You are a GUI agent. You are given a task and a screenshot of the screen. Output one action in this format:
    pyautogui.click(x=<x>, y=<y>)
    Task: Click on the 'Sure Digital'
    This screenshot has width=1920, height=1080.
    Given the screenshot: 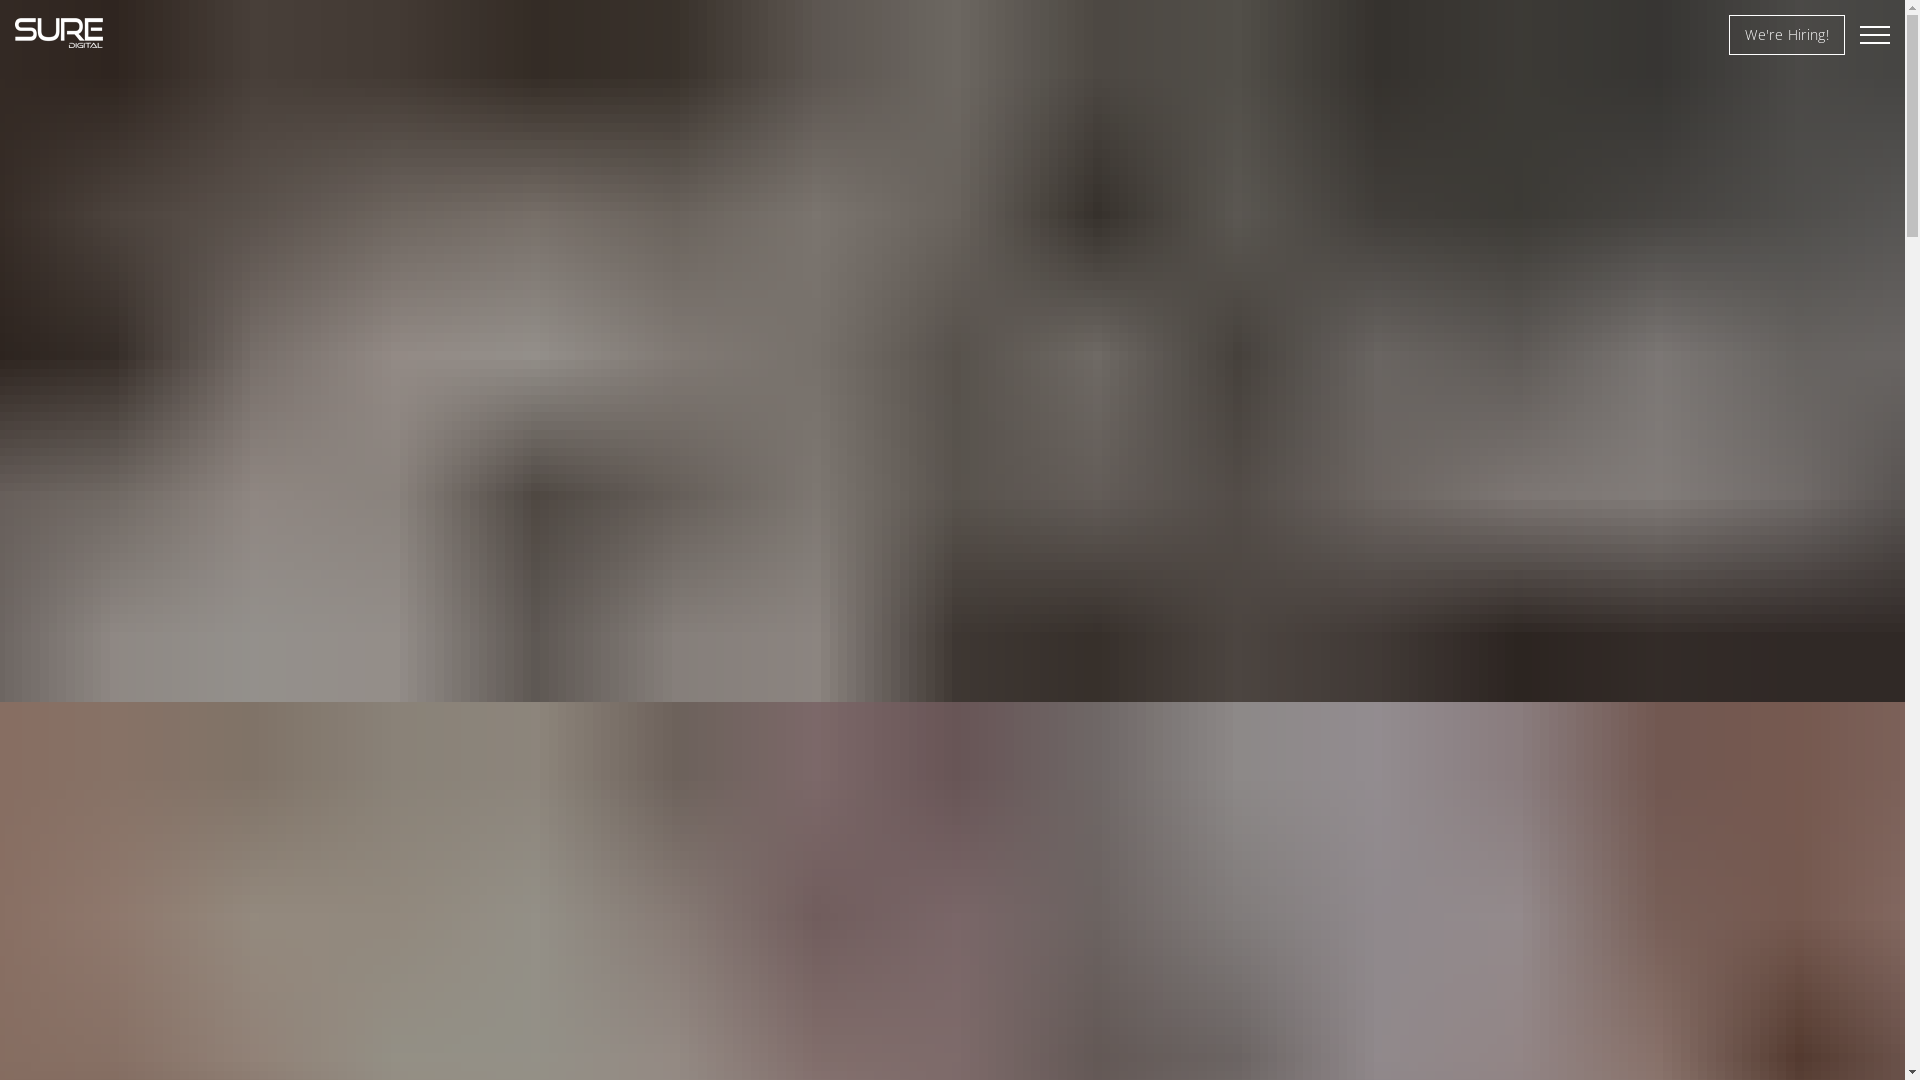 What is the action you would take?
    pyautogui.click(x=58, y=33)
    